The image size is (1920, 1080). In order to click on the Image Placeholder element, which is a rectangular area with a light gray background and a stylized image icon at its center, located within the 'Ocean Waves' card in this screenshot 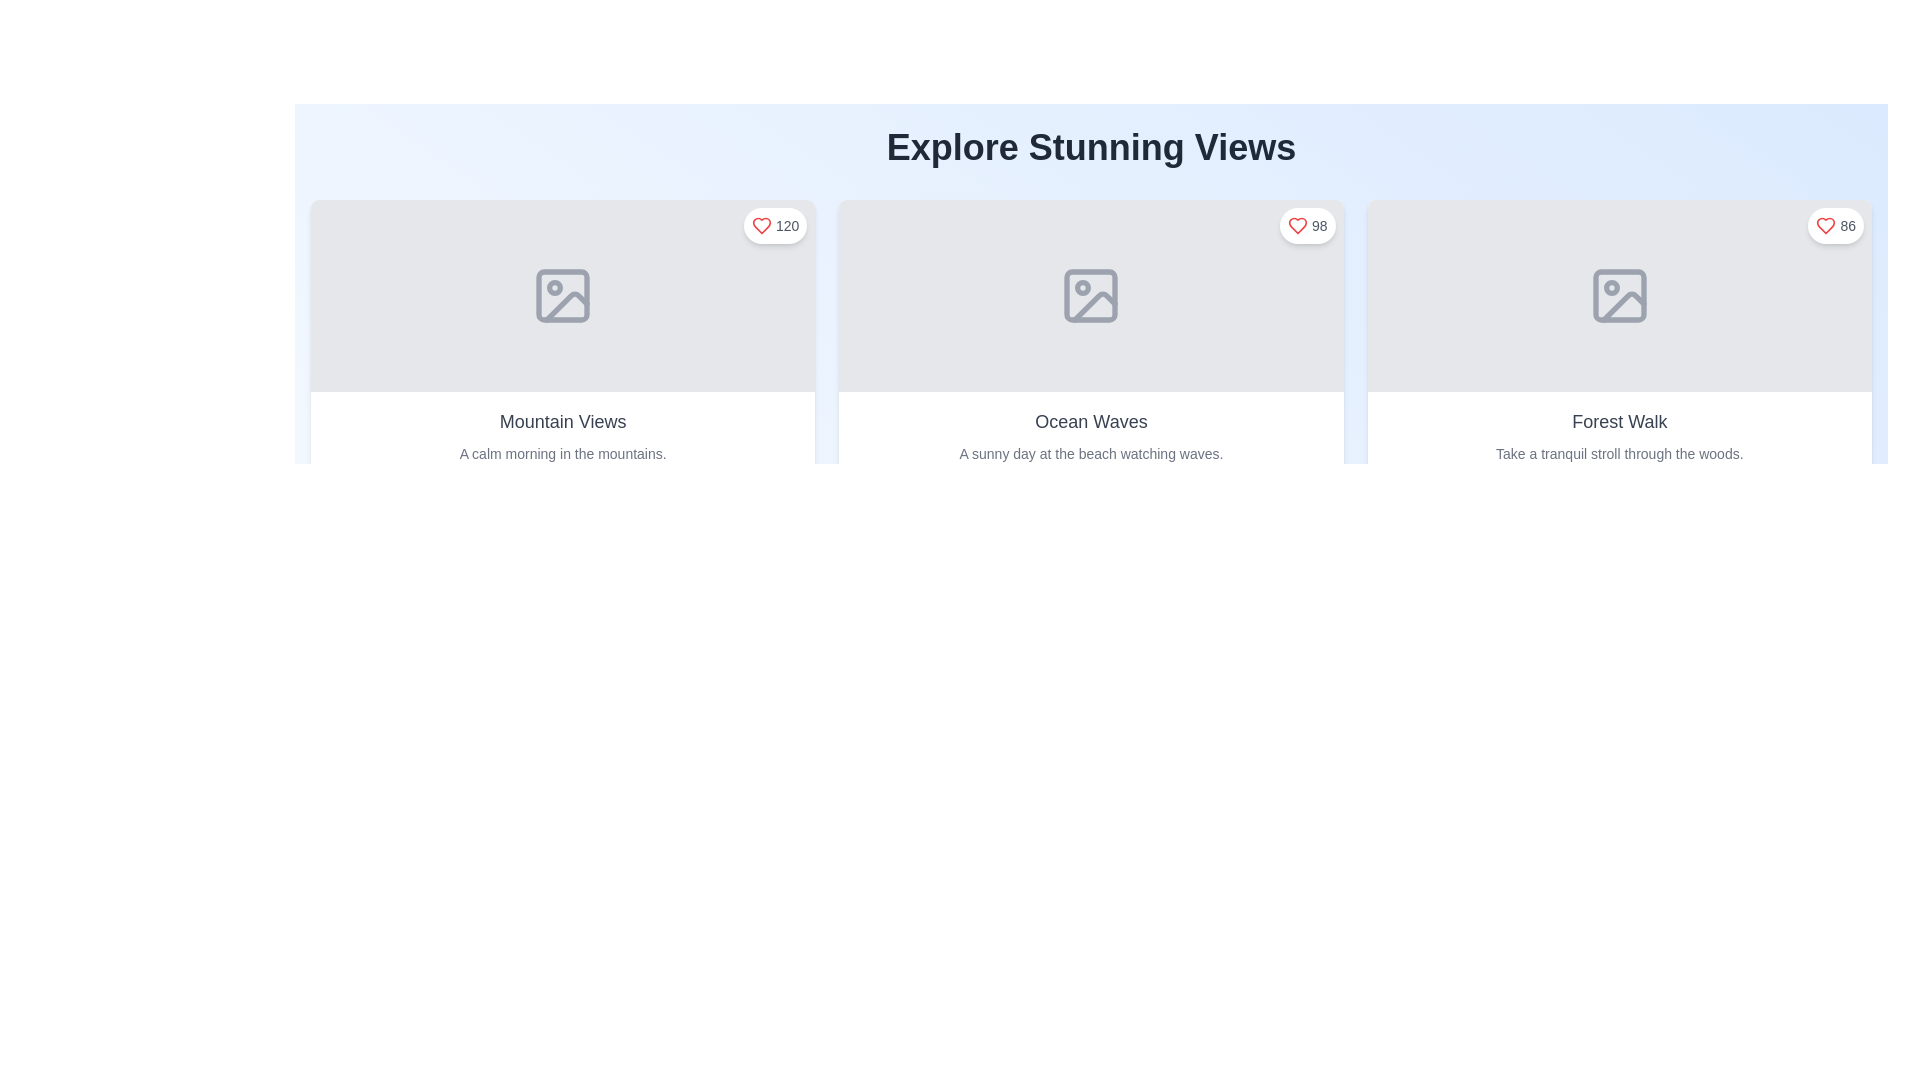, I will do `click(1090, 296)`.